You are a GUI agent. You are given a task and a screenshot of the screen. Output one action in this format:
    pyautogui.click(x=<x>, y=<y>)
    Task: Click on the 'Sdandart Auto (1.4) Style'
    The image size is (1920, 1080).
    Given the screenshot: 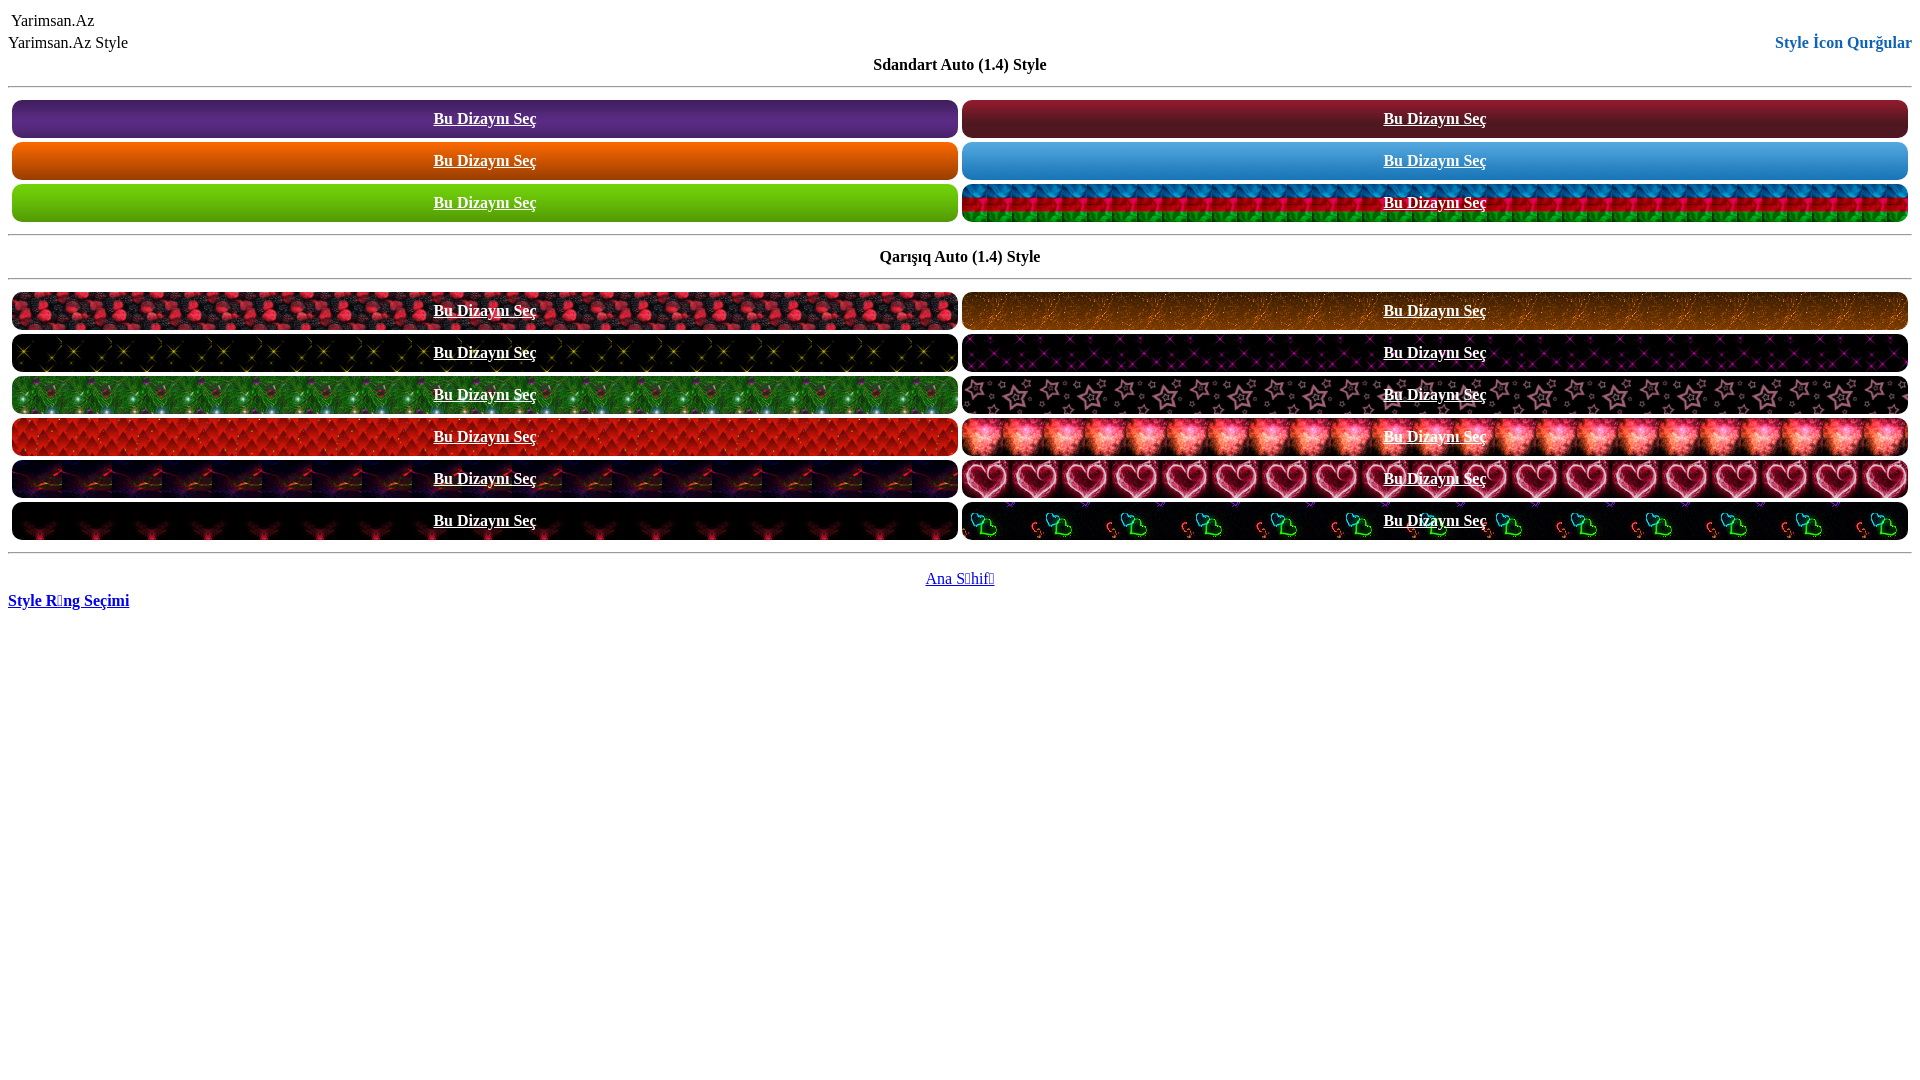 What is the action you would take?
    pyautogui.click(x=958, y=63)
    